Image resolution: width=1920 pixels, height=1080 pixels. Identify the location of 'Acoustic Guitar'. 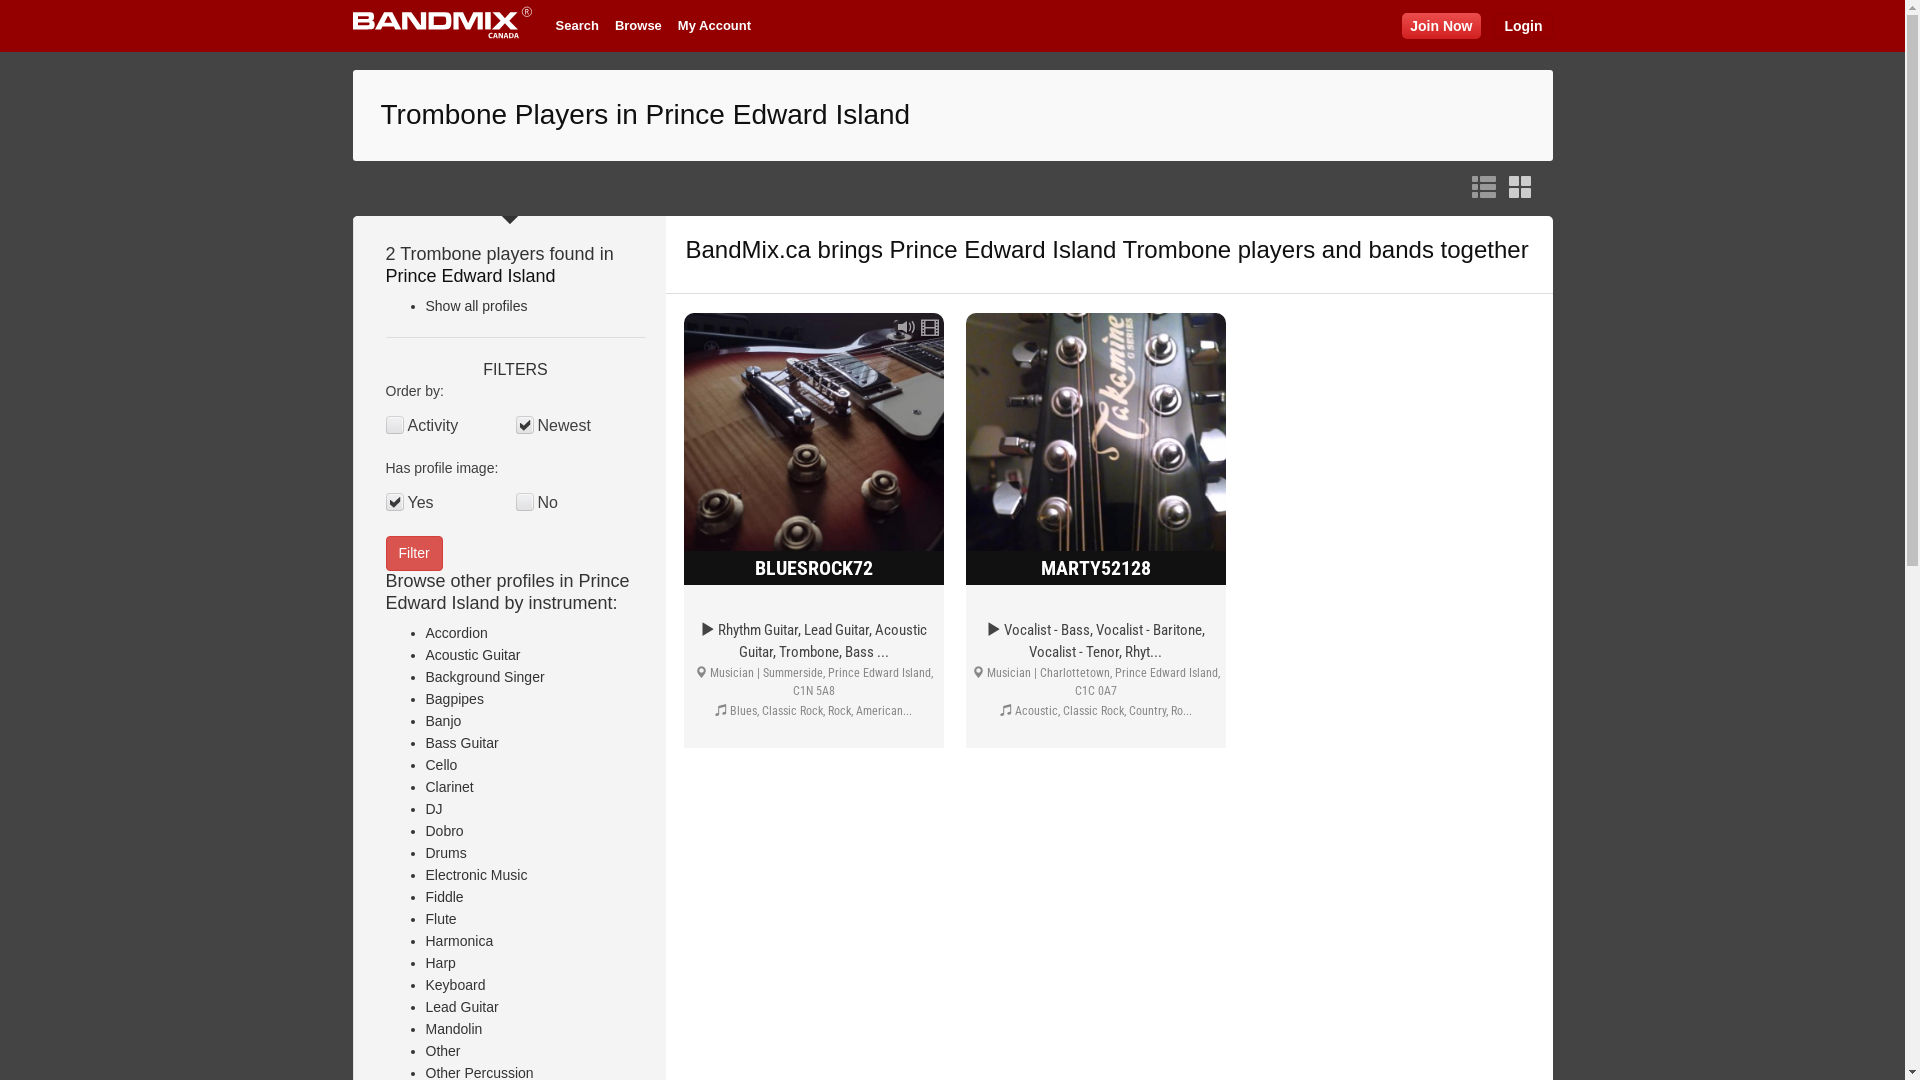
(472, 655).